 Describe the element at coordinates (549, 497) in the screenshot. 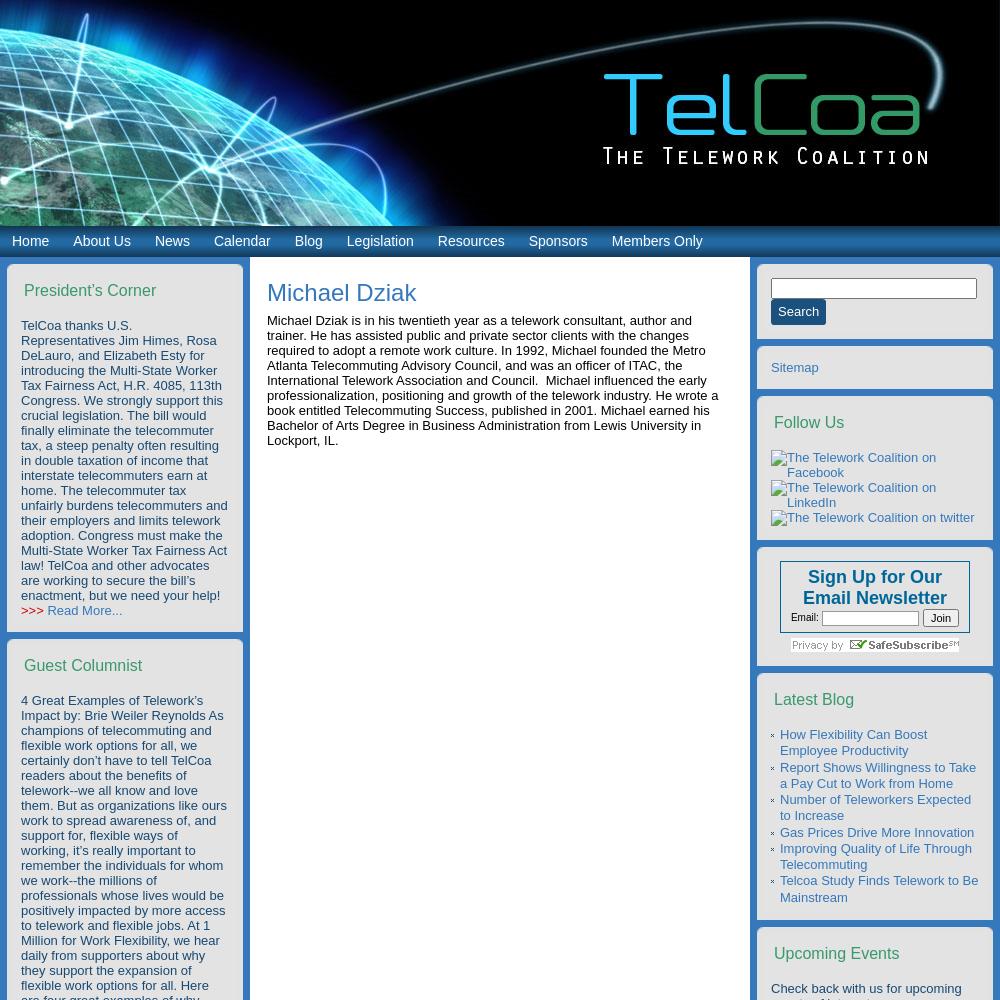

I see `'State and Regional Telework Programs'` at that location.